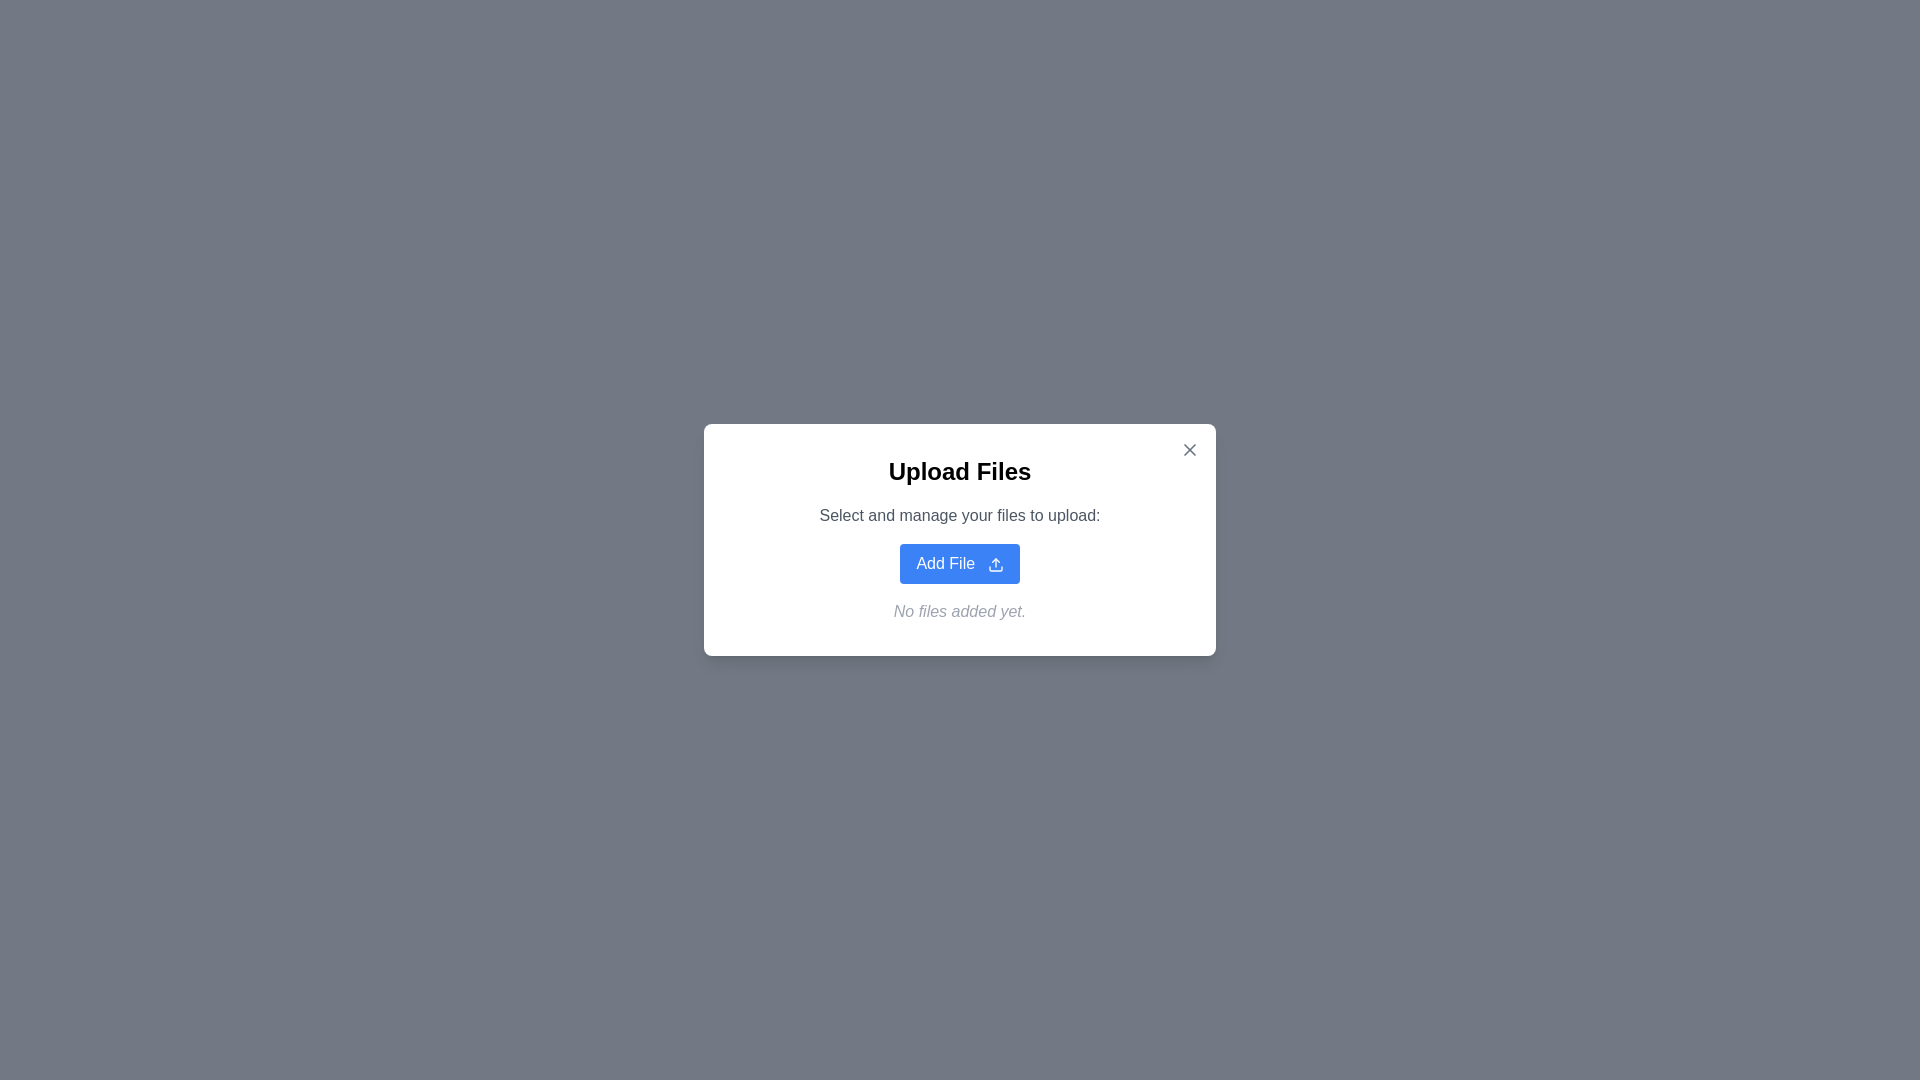  Describe the element at coordinates (960, 563) in the screenshot. I see `the 'Add File' button to add a file` at that location.